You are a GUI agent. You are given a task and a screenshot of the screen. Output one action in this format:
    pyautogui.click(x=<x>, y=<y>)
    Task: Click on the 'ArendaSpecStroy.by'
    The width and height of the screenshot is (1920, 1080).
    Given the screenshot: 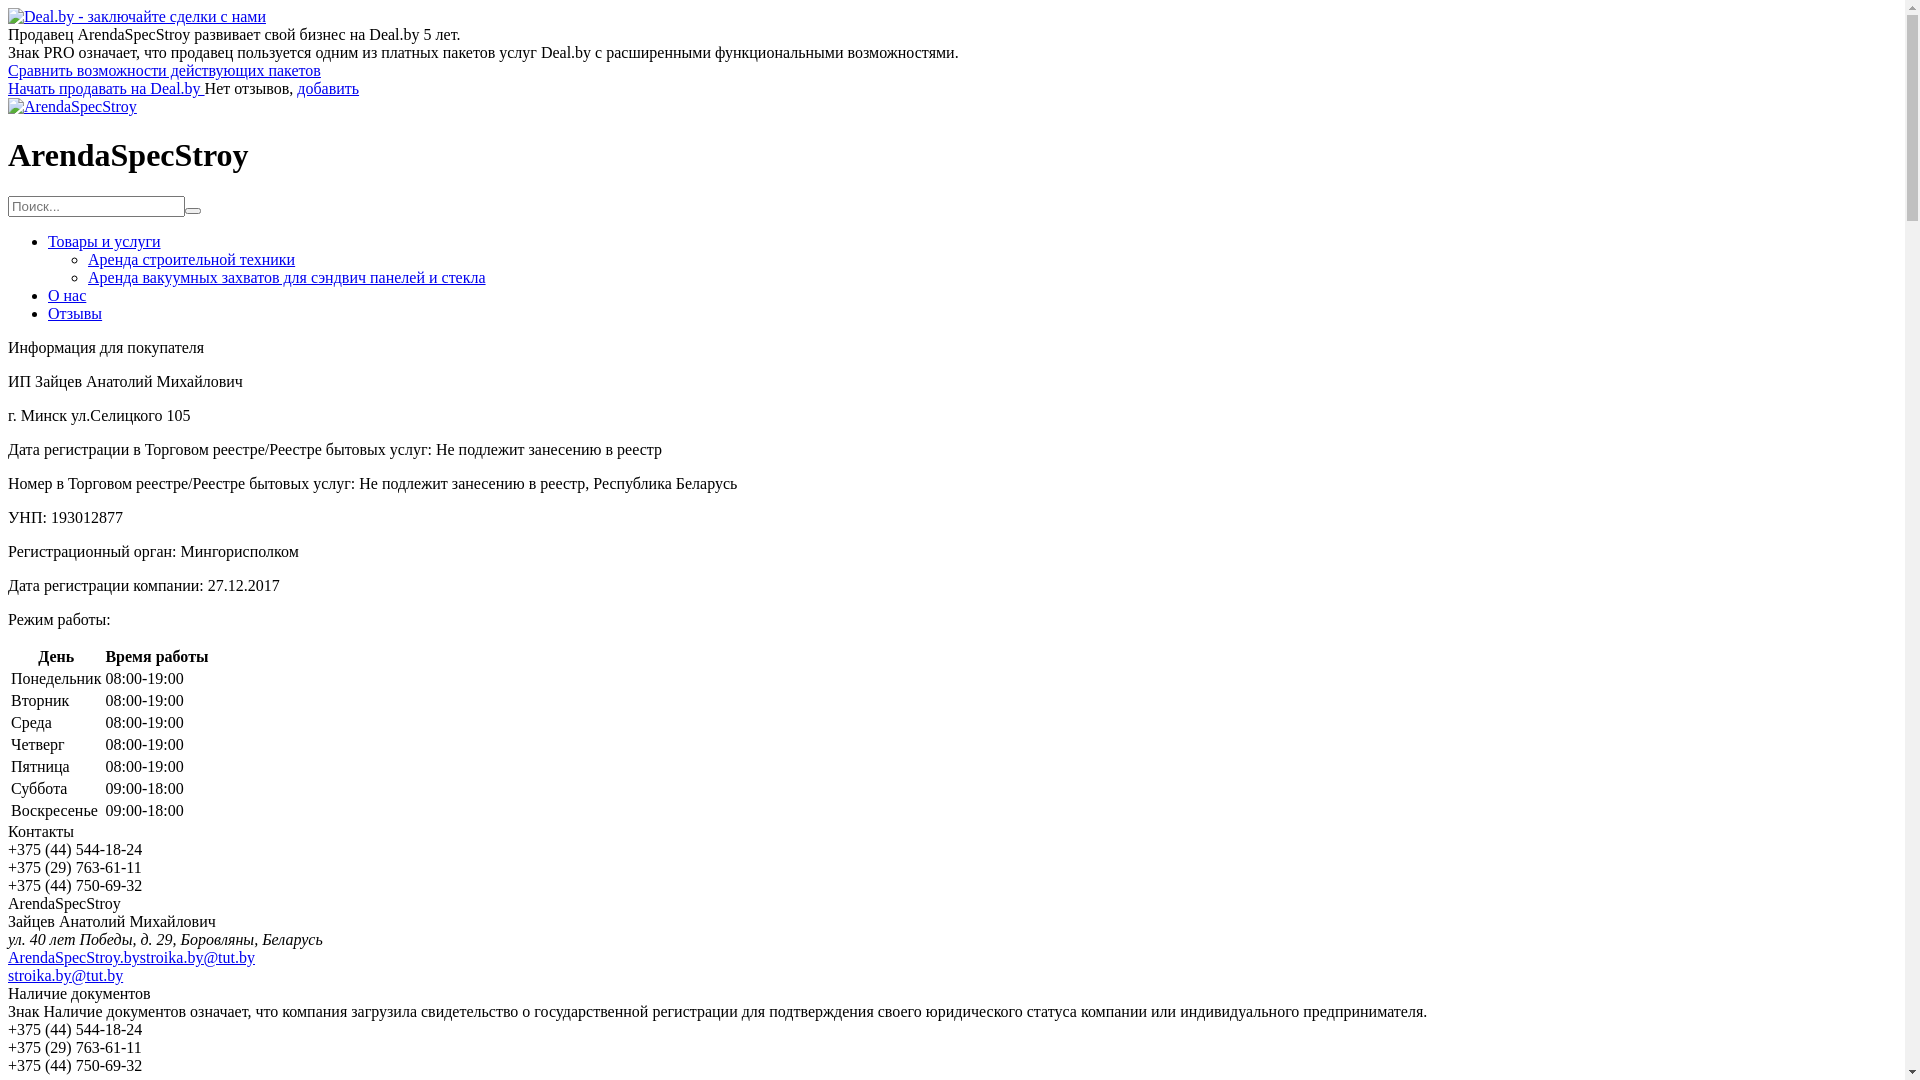 What is the action you would take?
    pyautogui.click(x=73, y=956)
    